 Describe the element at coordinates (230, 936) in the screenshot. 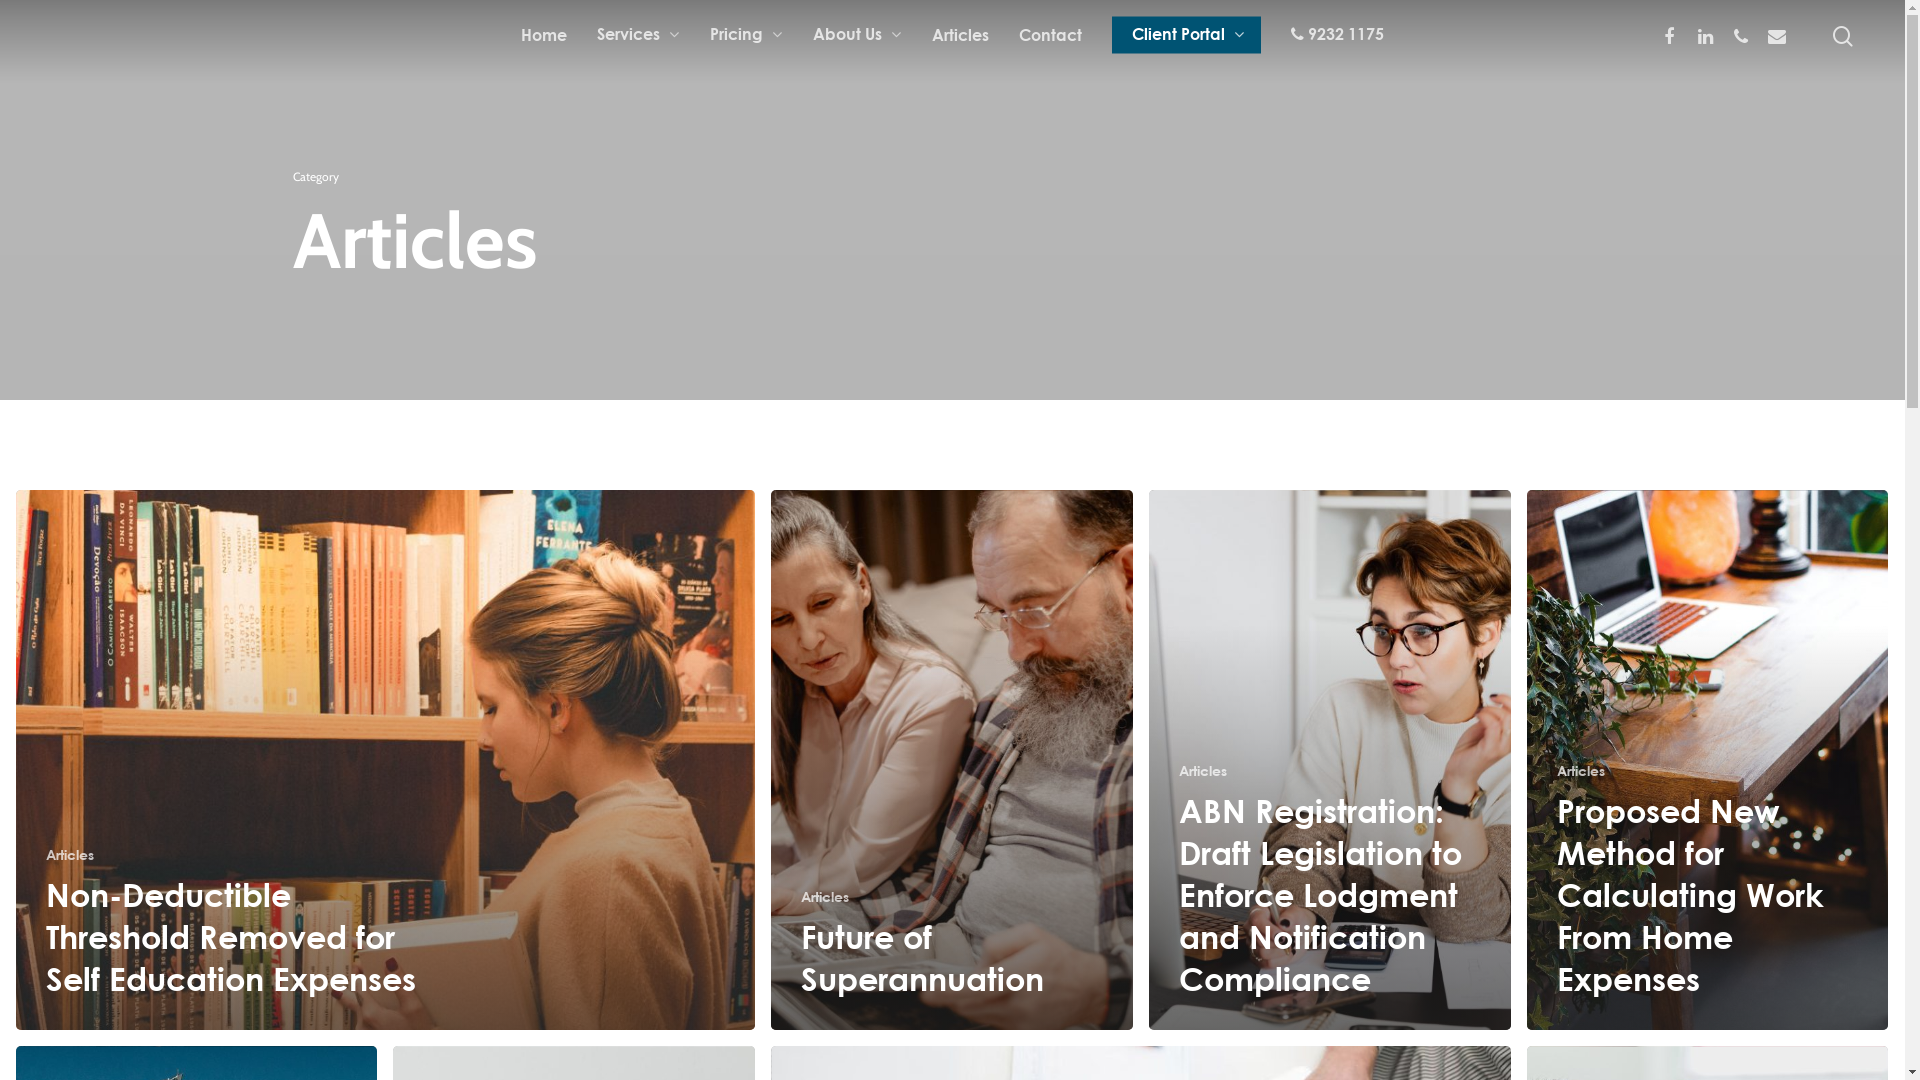

I see `'Non-Deductible Threshold Removed for Self Education Expenses'` at that location.